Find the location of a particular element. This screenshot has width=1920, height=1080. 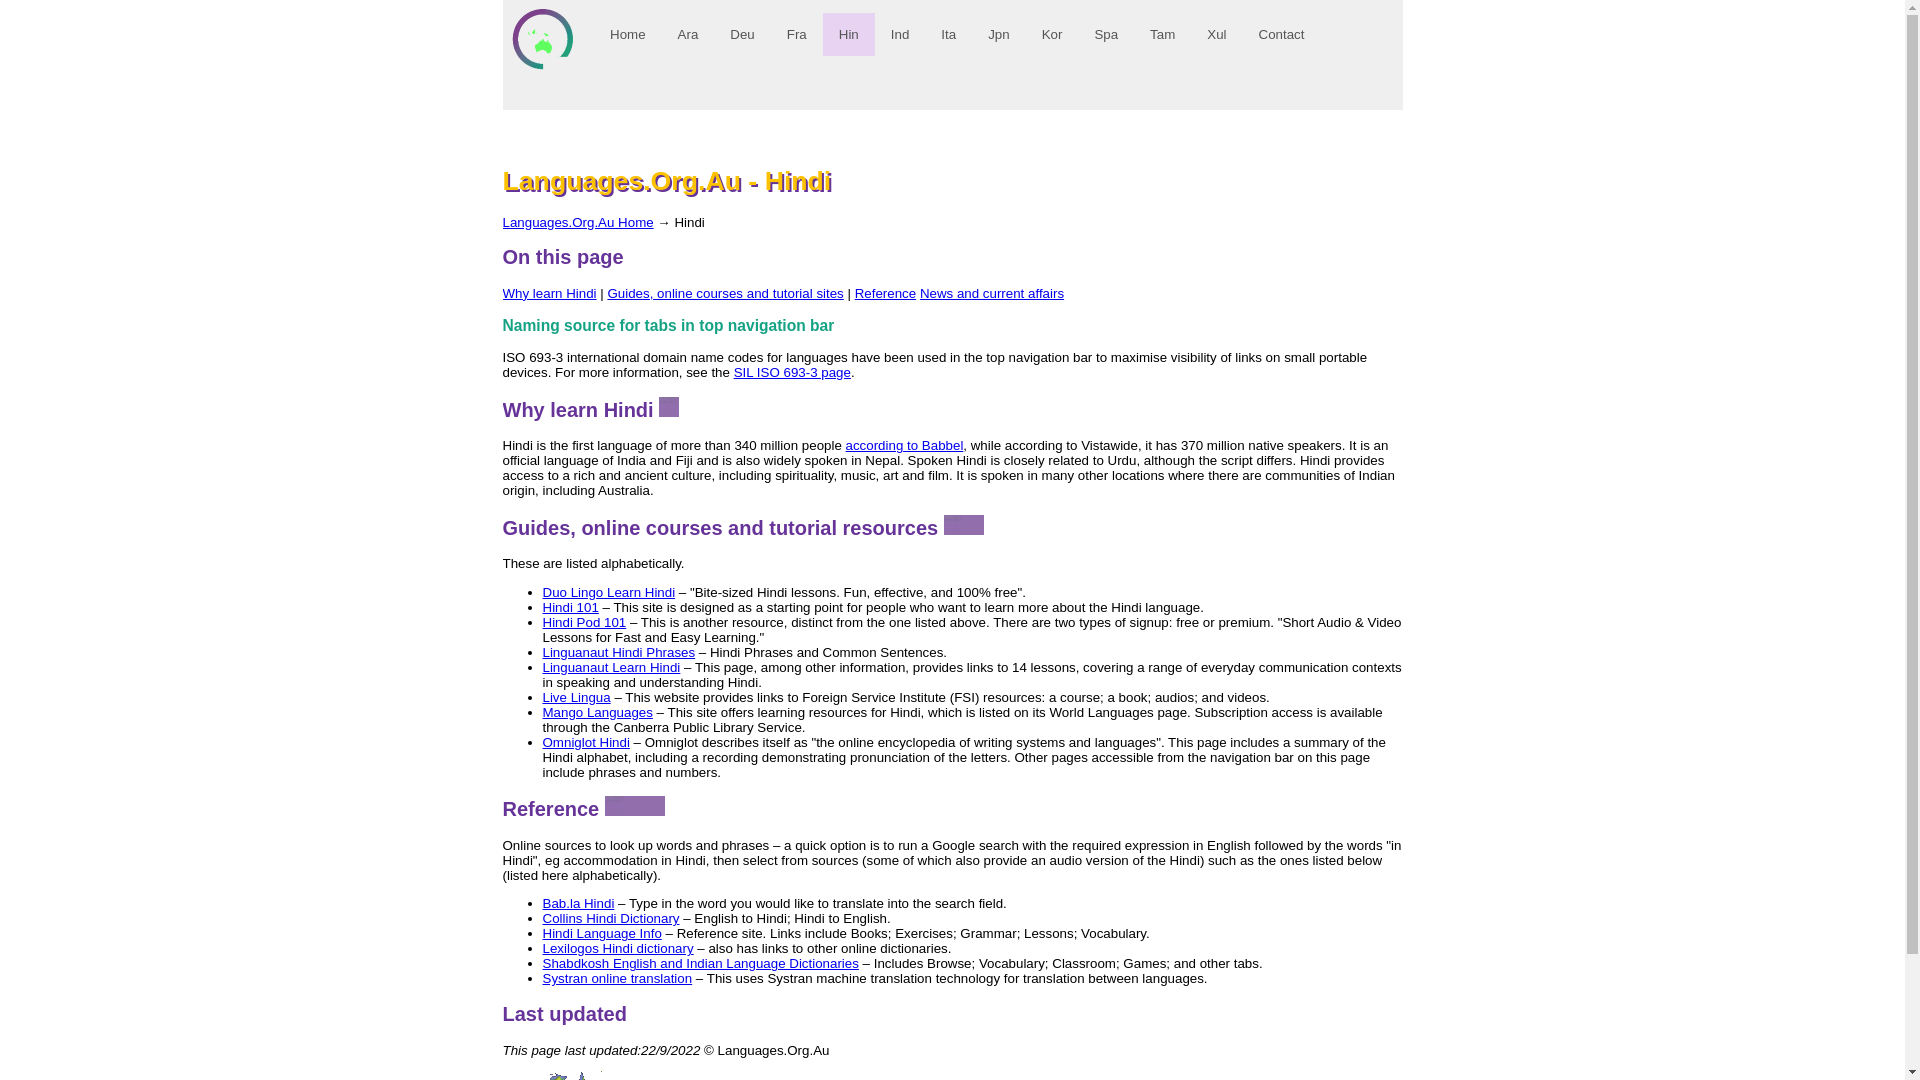

'Shabdkosh English and Indian Language Dictionaries' is located at coordinates (700, 962).